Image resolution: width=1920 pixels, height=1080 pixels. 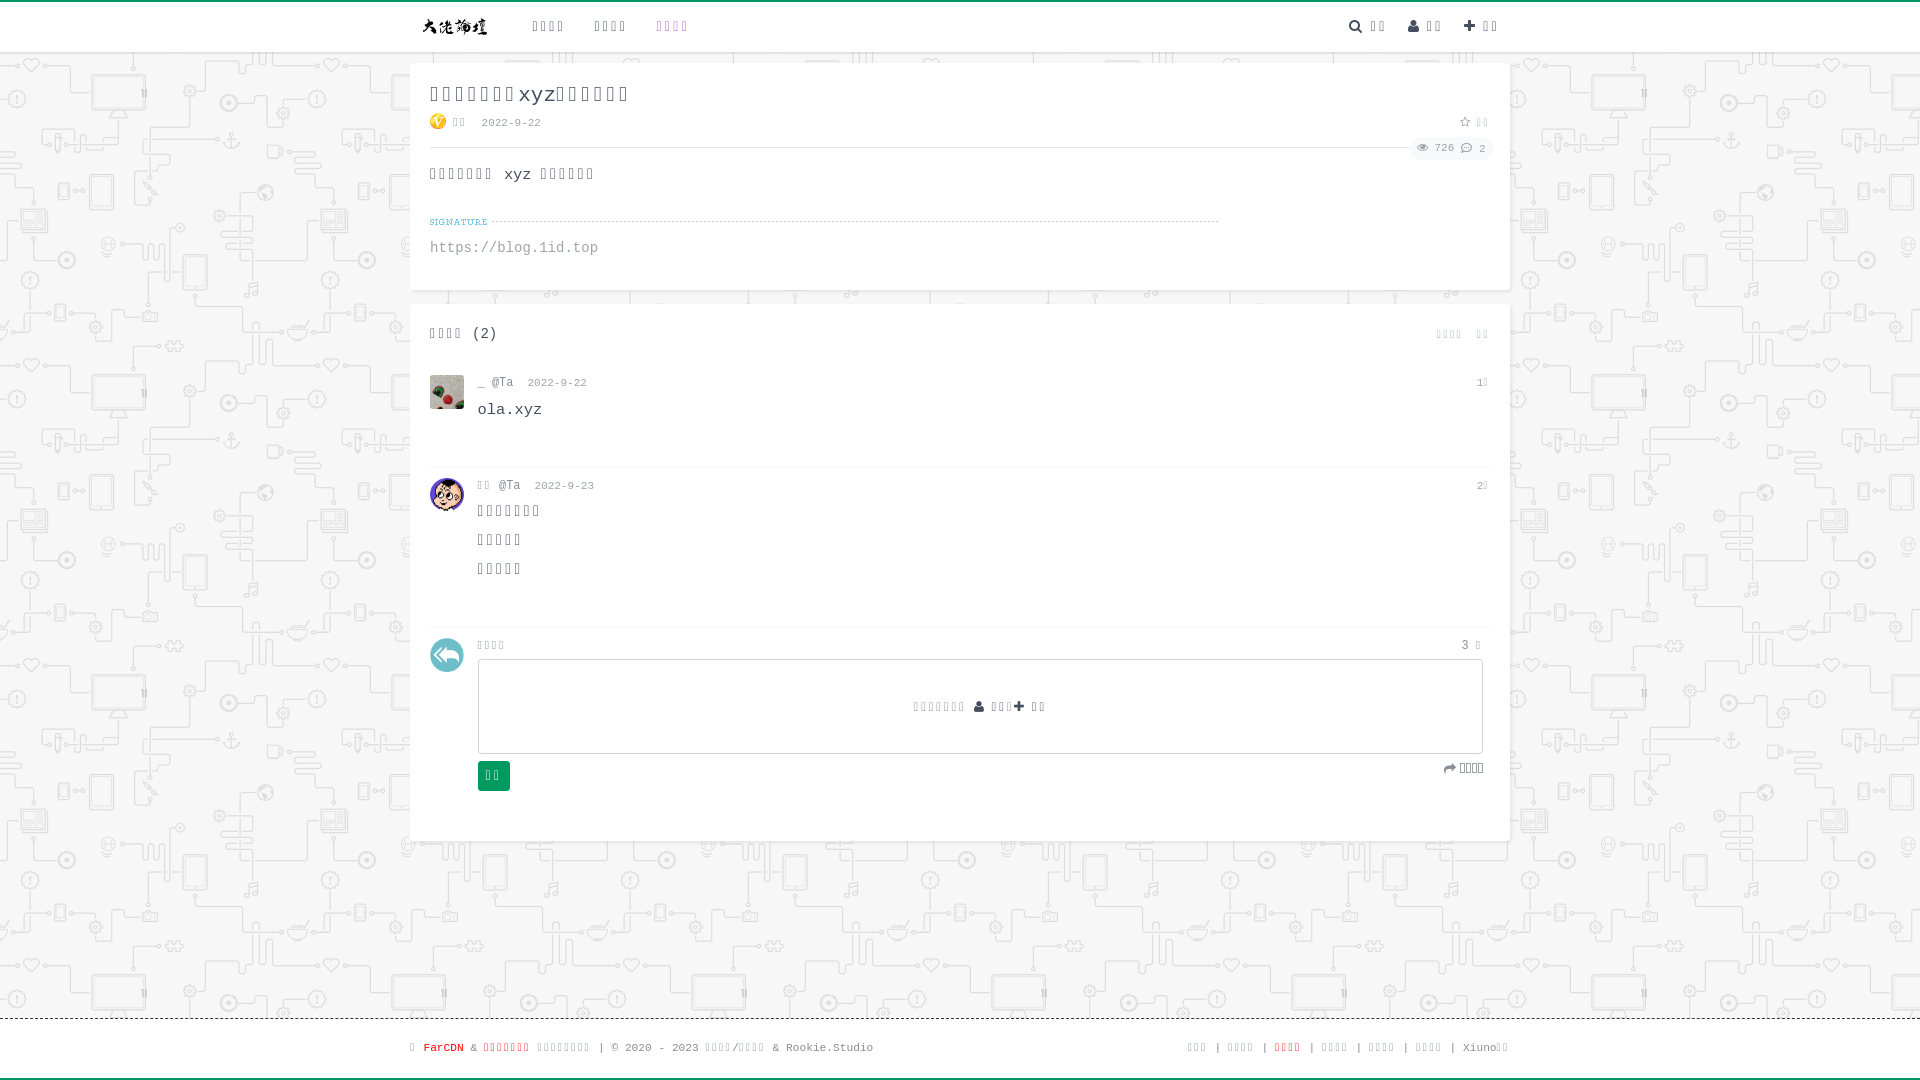 What do you see at coordinates (477, 382) in the screenshot?
I see `'_'` at bounding box center [477, 382].